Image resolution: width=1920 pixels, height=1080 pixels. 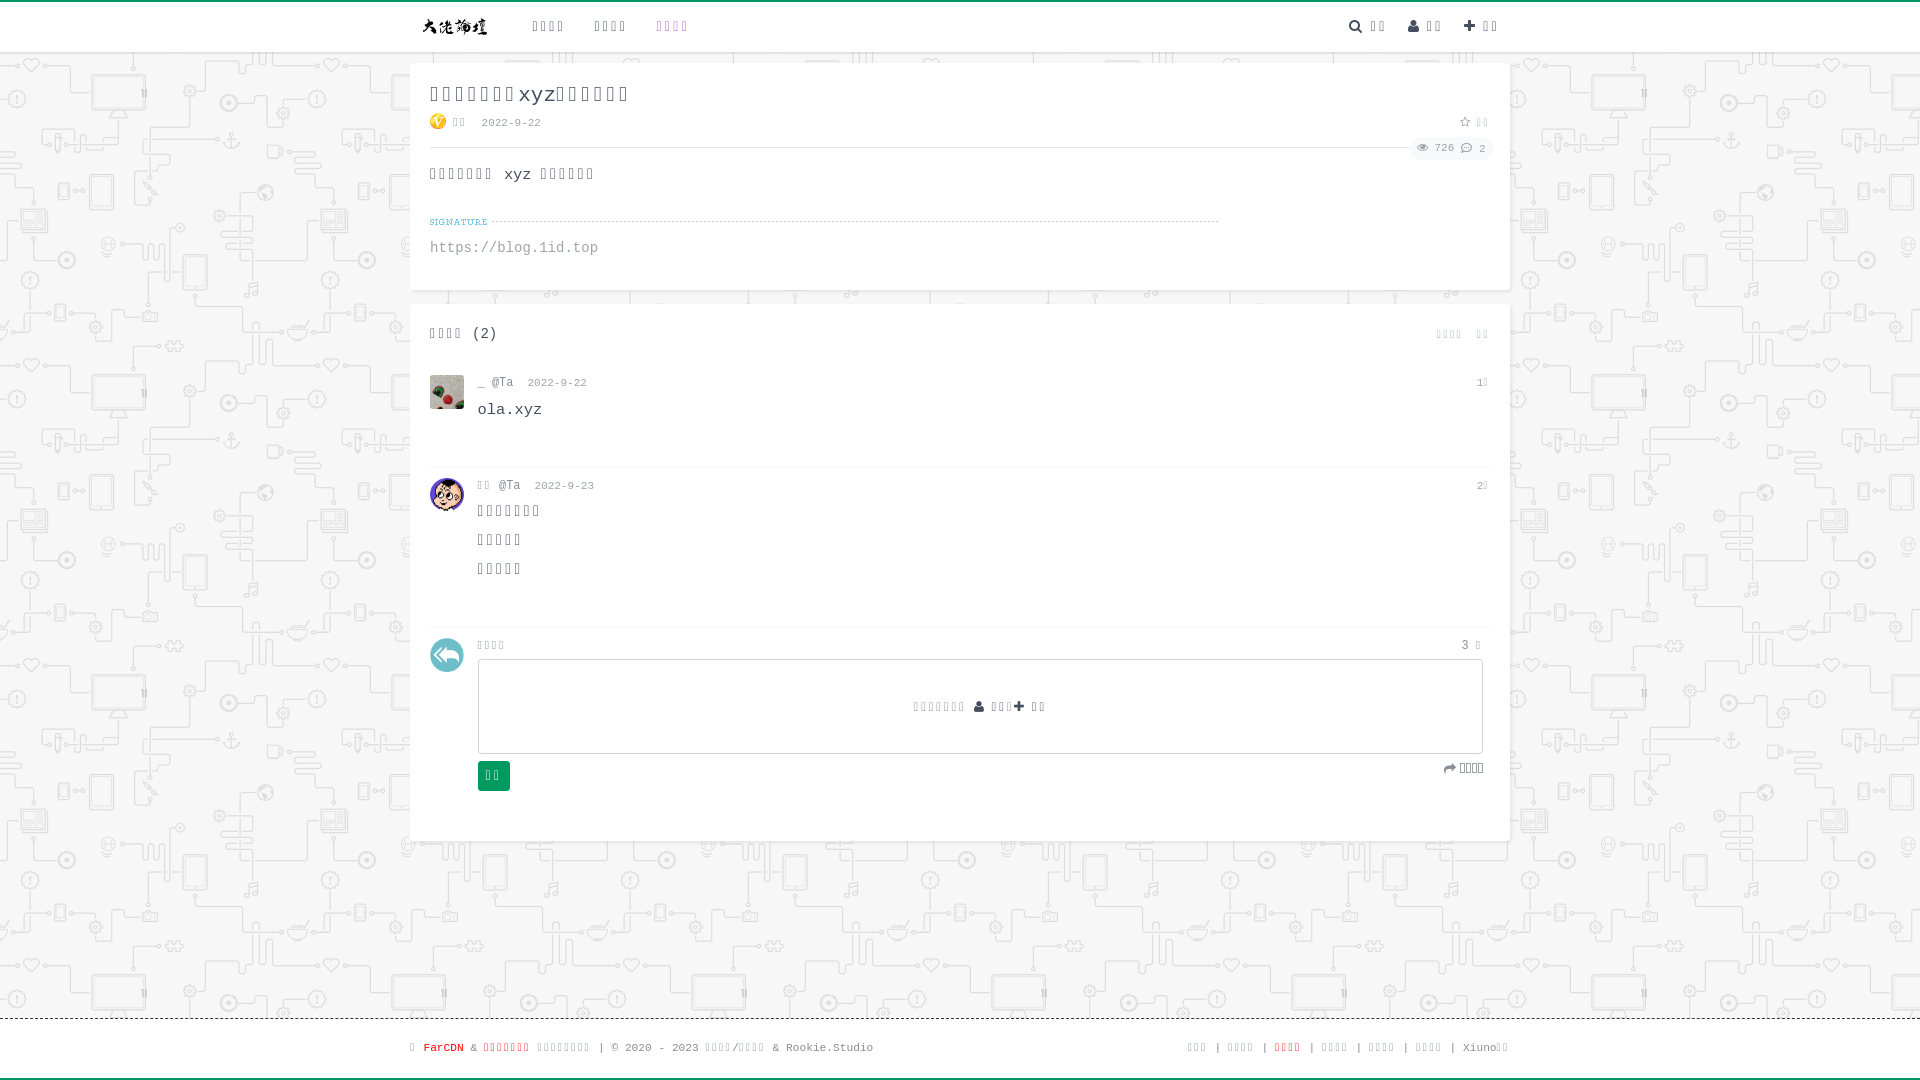 What do you see at coordinates (477, 382) in the screenshot?
I see `'_'` at bounding box center [477, 382].